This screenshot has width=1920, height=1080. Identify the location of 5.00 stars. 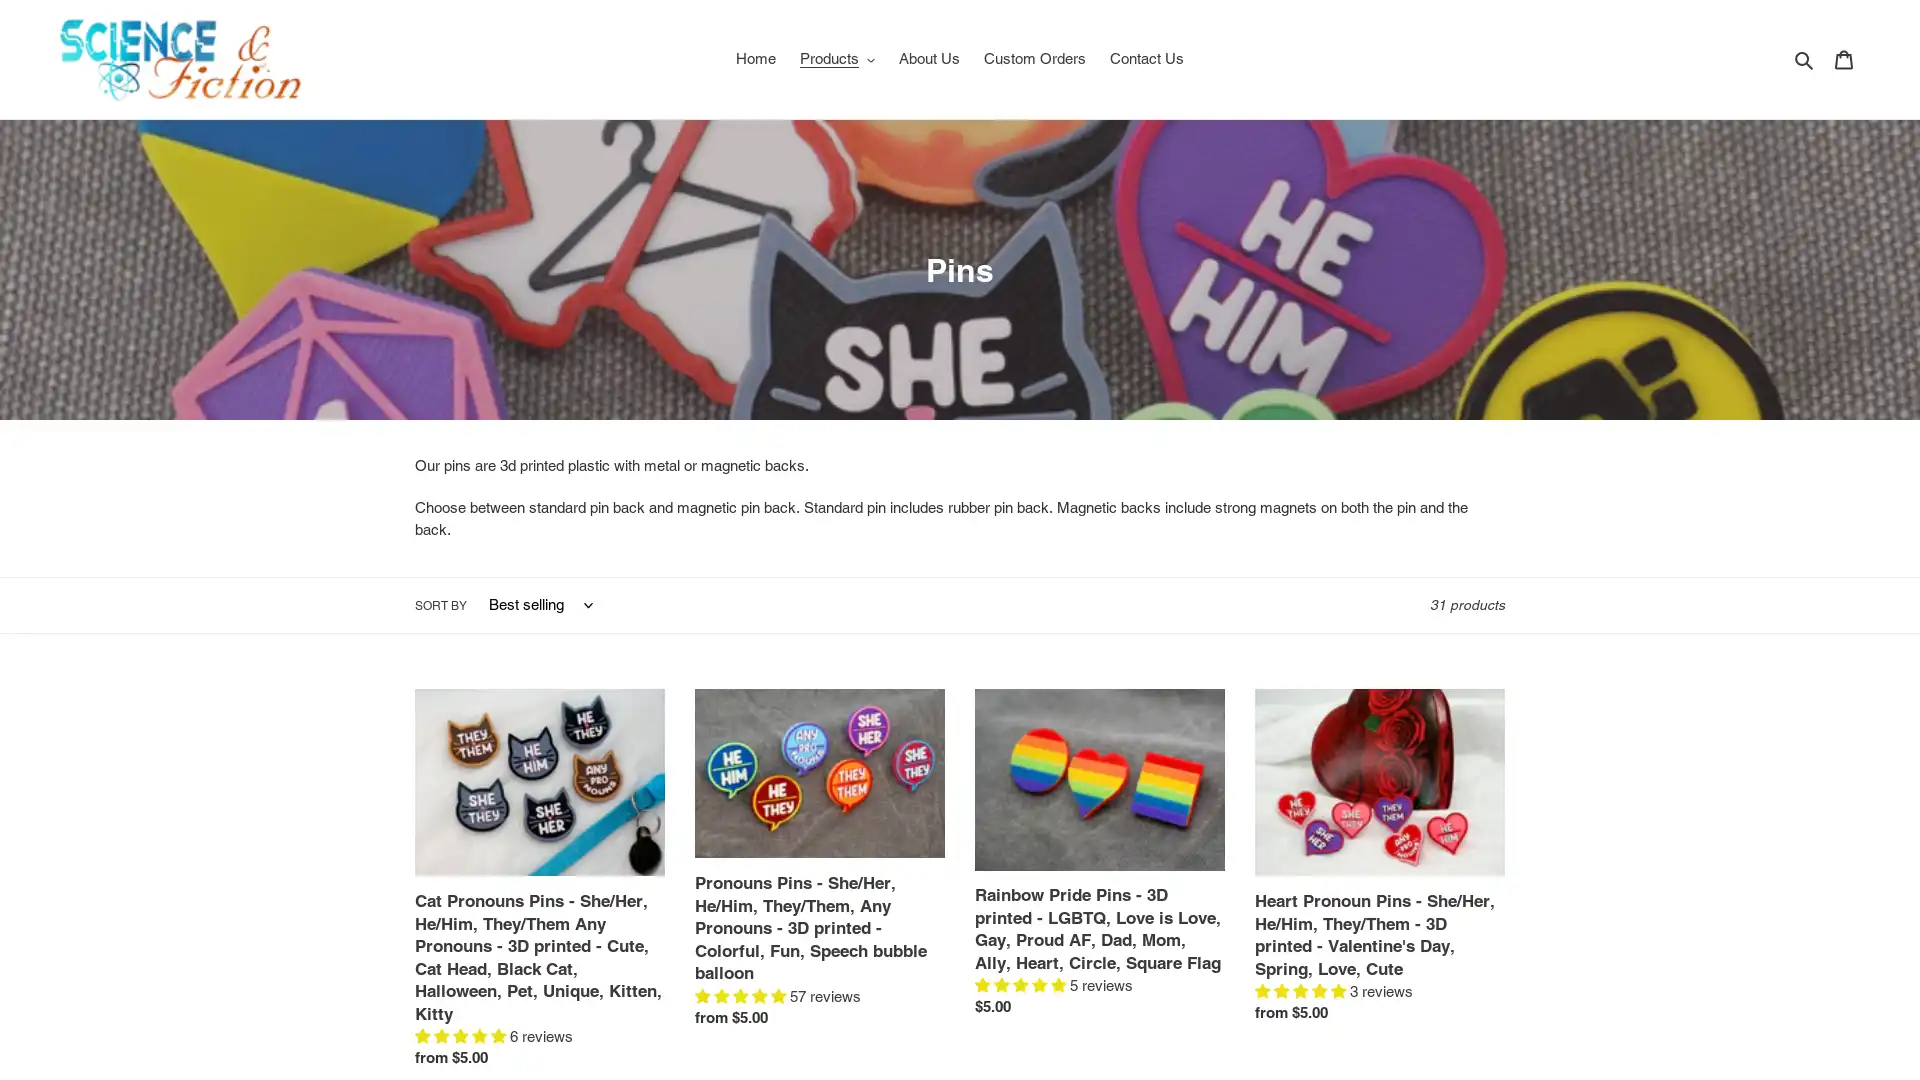
(1302, 991).